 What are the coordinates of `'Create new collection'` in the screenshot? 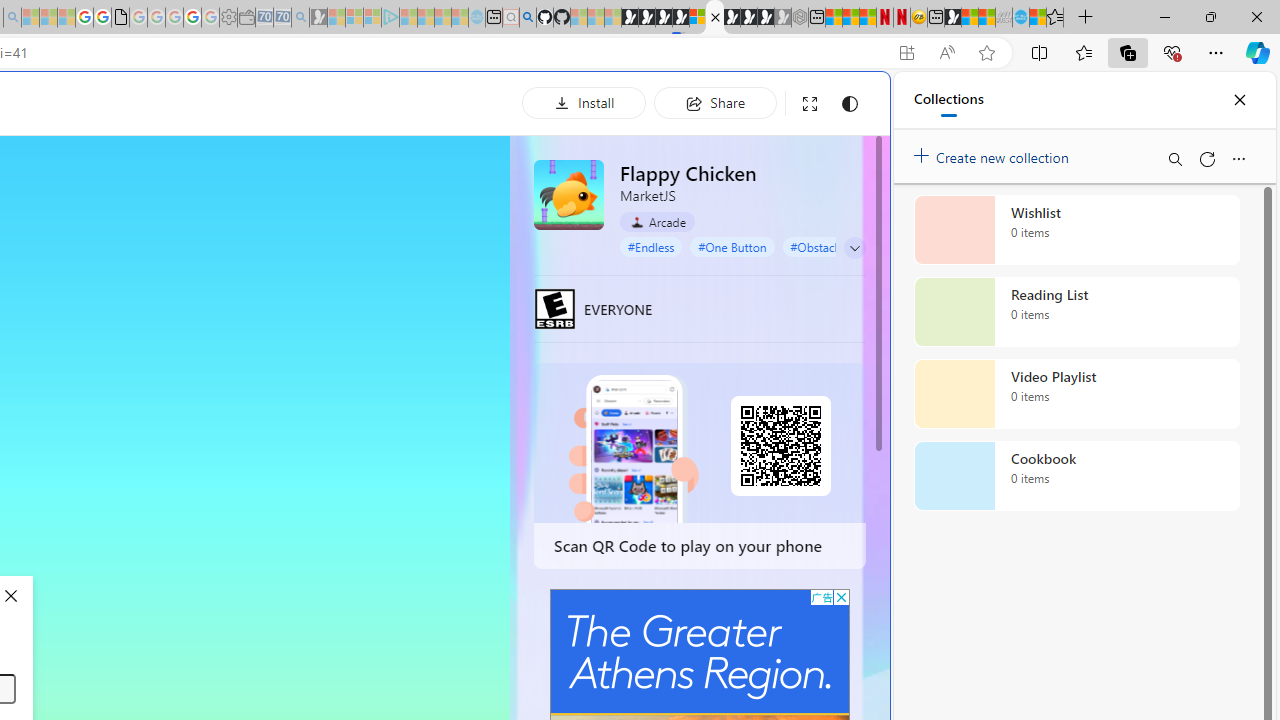 It's located at (995, 152).